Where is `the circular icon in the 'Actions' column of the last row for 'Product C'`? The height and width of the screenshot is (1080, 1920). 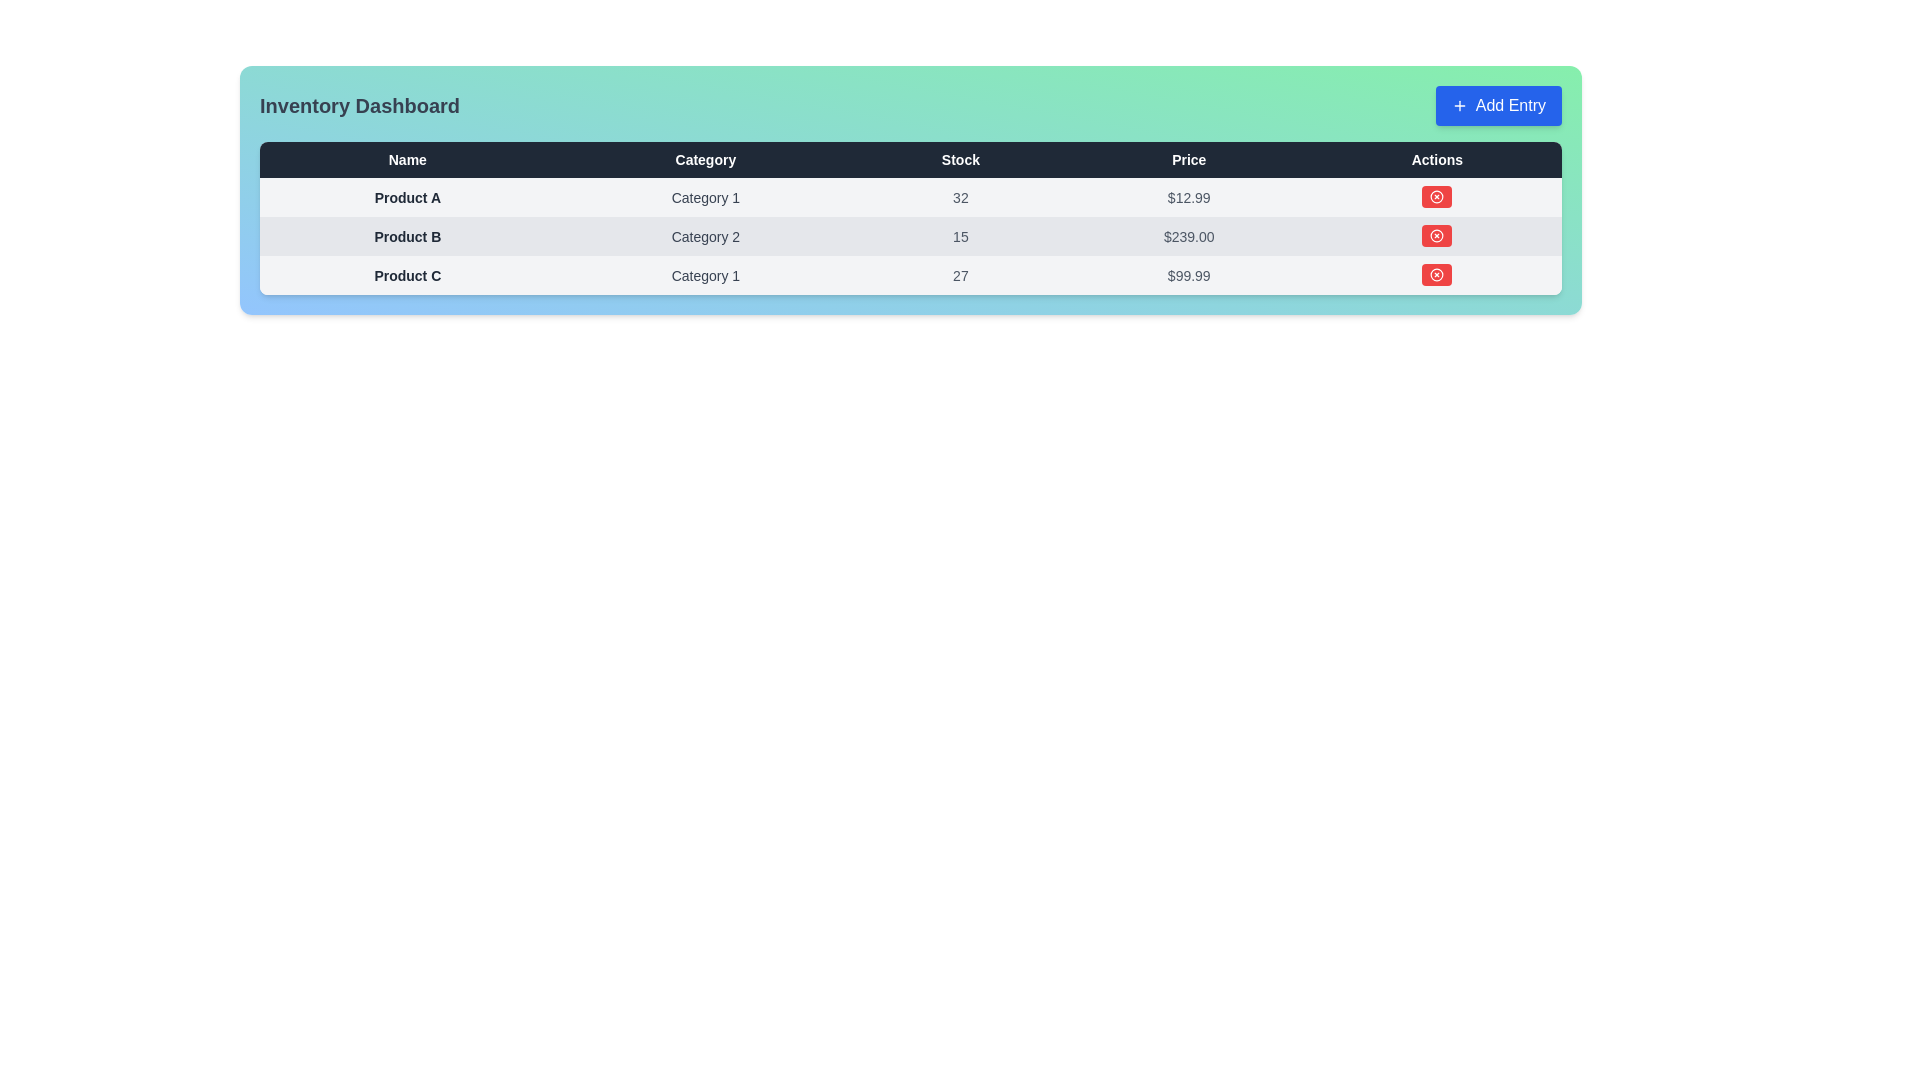
the circular icon in the 'Actions' column of the last row for 'Product C' is located at coordinates (1436, 274).